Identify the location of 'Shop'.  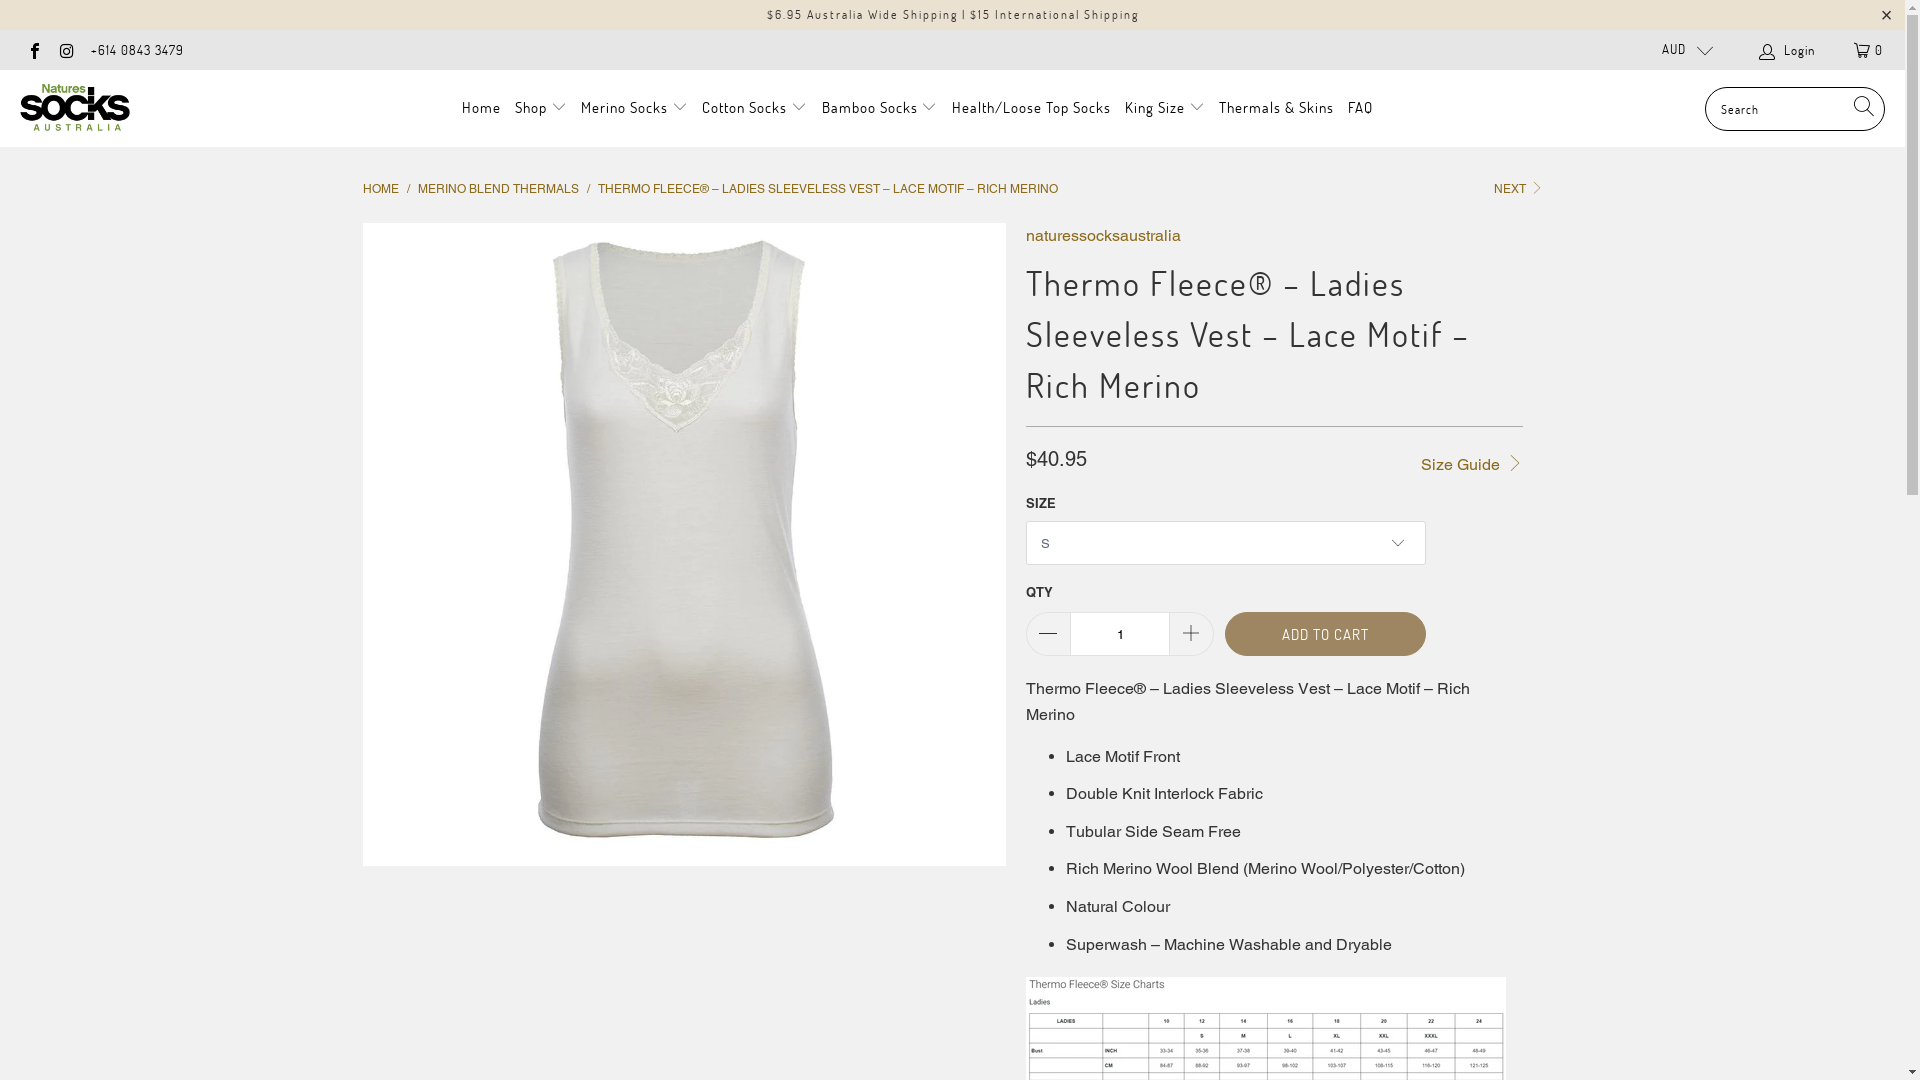
(514, 108).